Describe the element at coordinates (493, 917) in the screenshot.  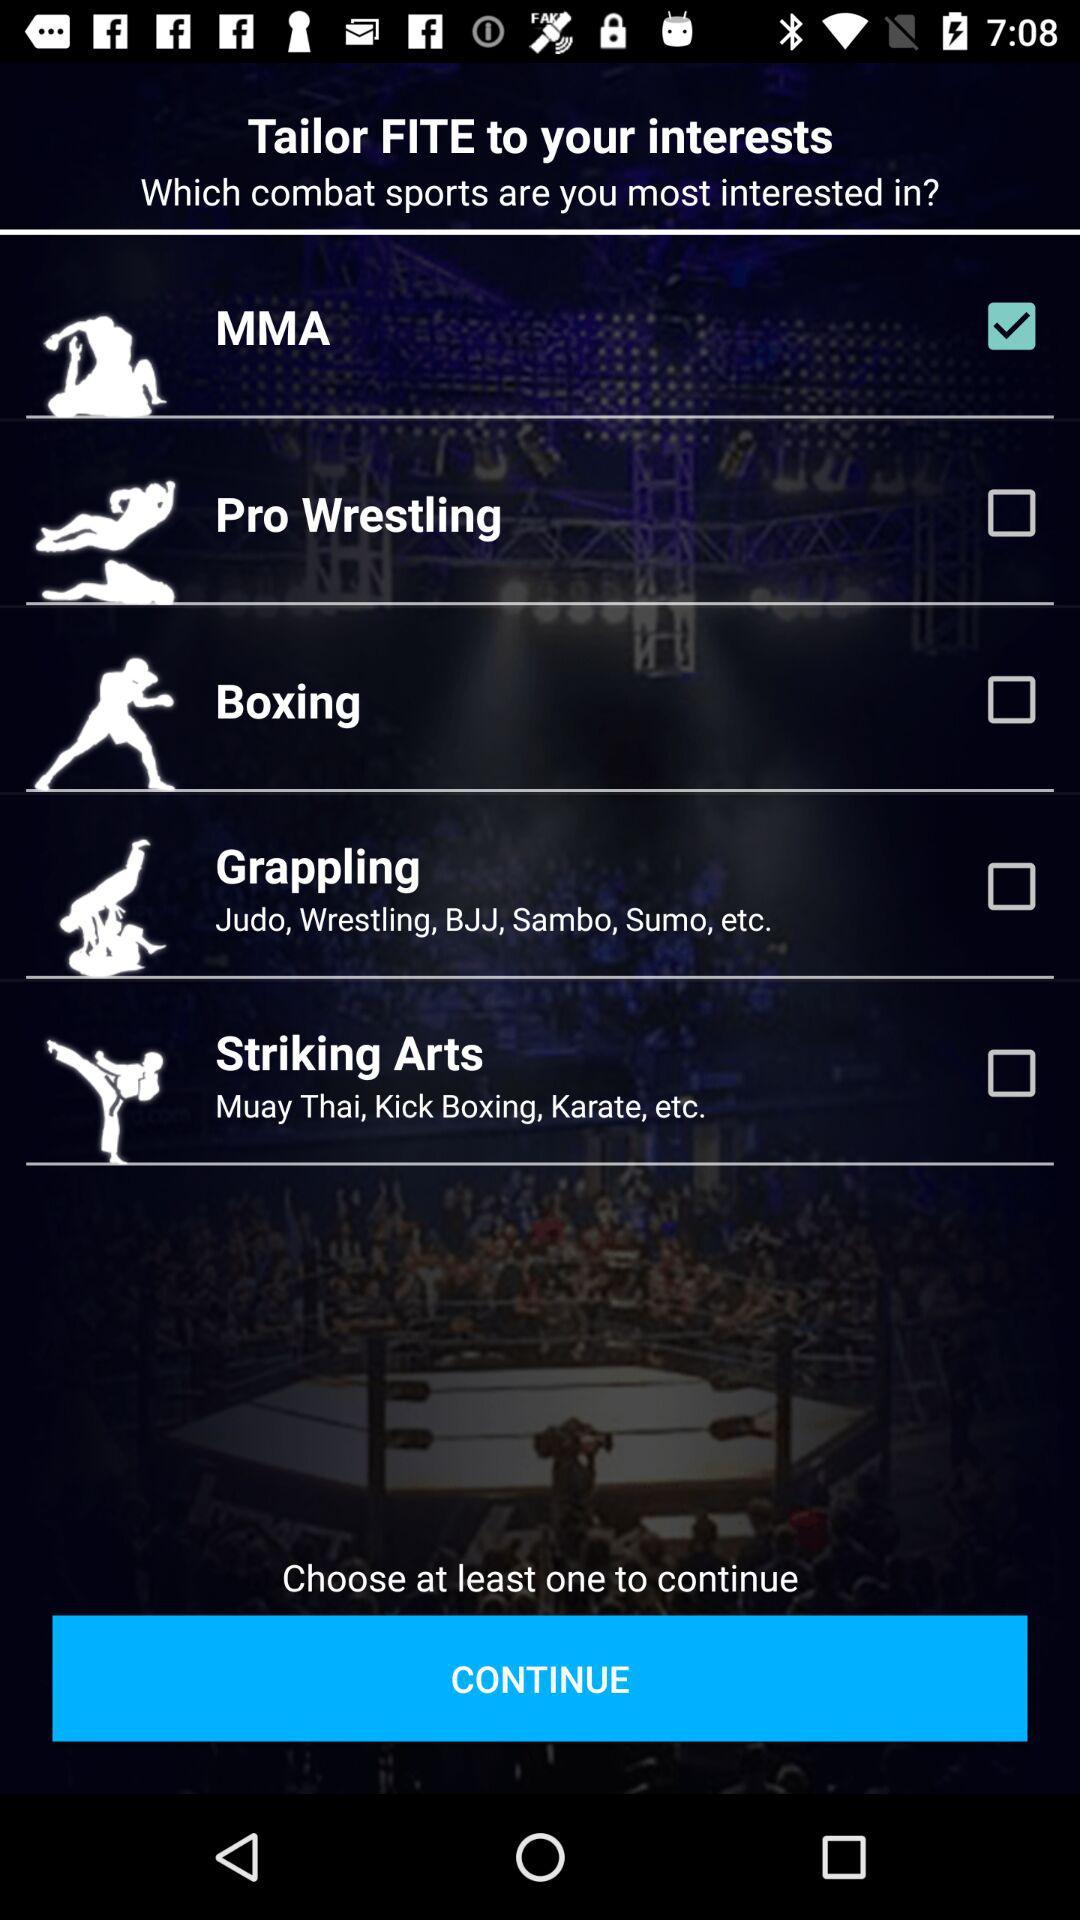
I see `the judo wrestling bjj` at that location.